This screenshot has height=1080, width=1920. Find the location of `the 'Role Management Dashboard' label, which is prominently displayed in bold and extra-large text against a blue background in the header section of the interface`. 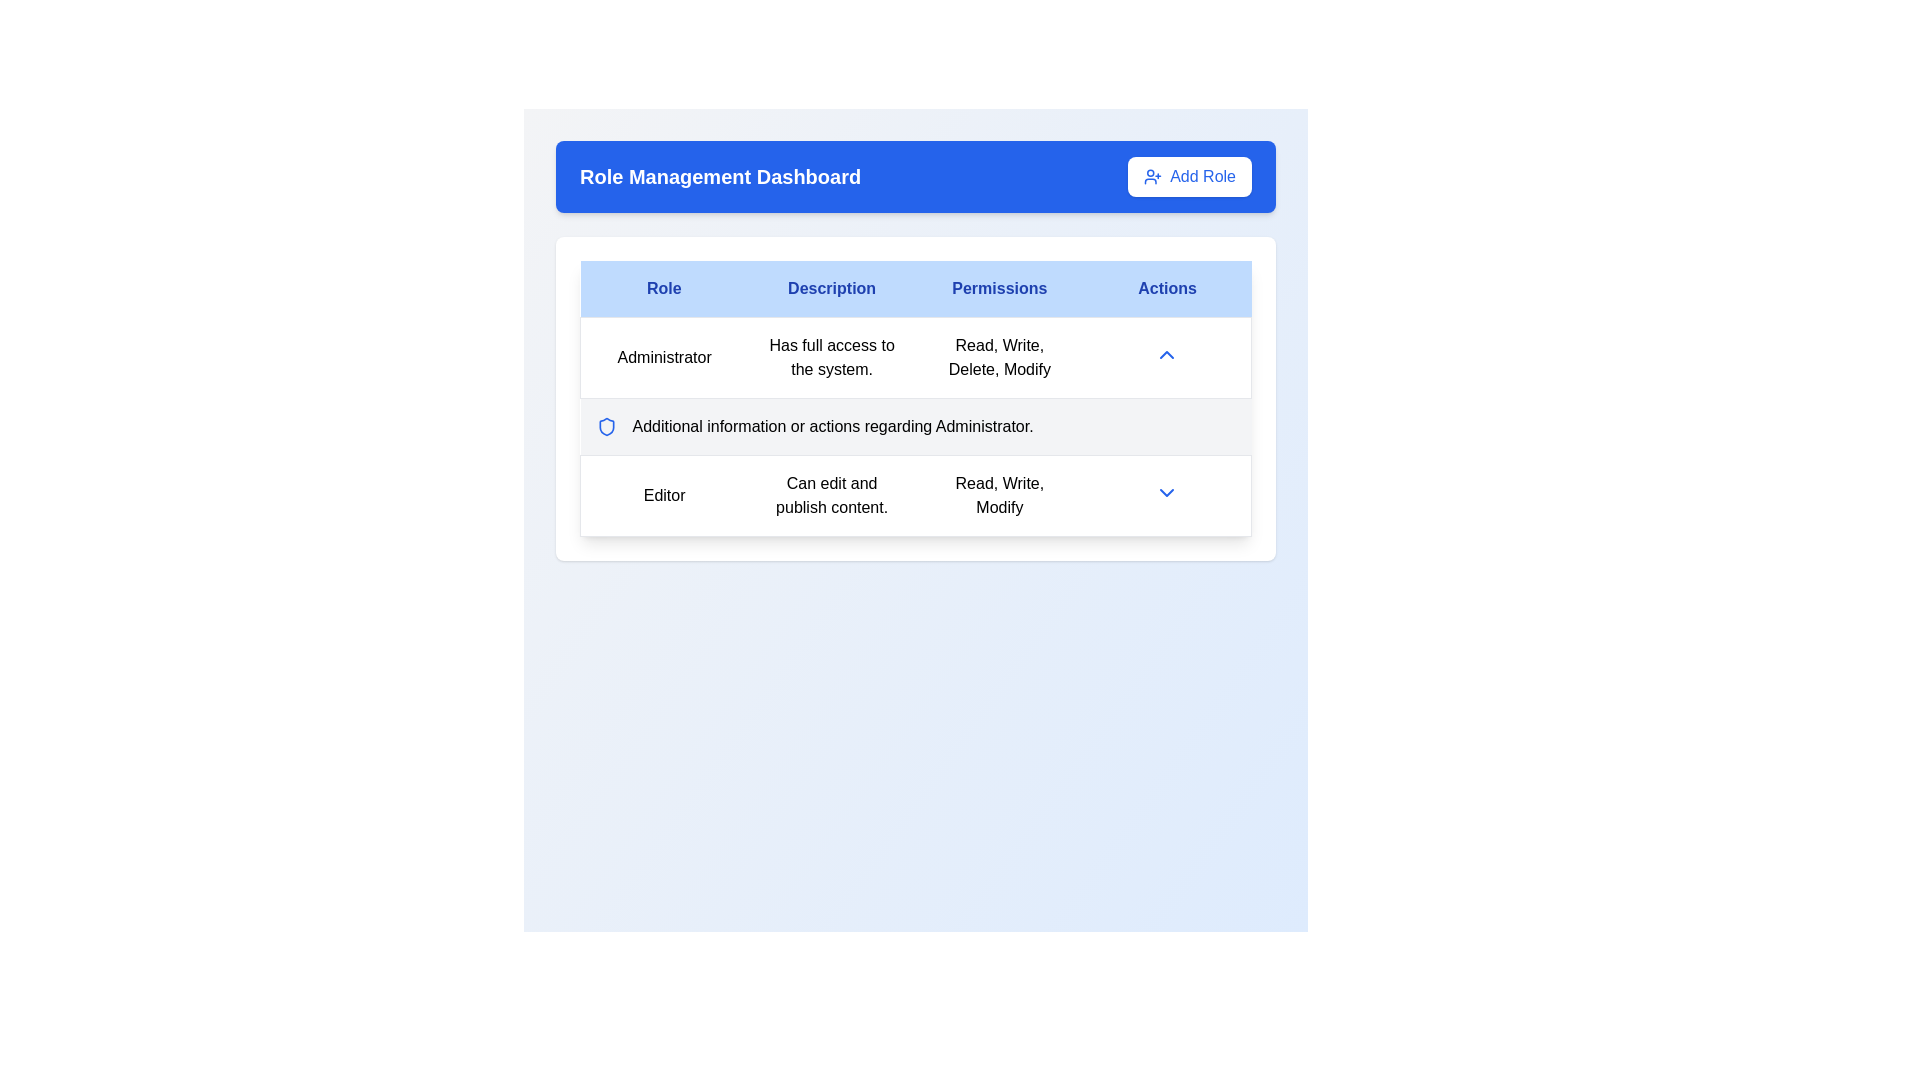

the 'Role Management Dashboard' label, which is prominently displayed in bold and extra-large text against a blue background in the header section of the interface is located at coordinates (720, 176).